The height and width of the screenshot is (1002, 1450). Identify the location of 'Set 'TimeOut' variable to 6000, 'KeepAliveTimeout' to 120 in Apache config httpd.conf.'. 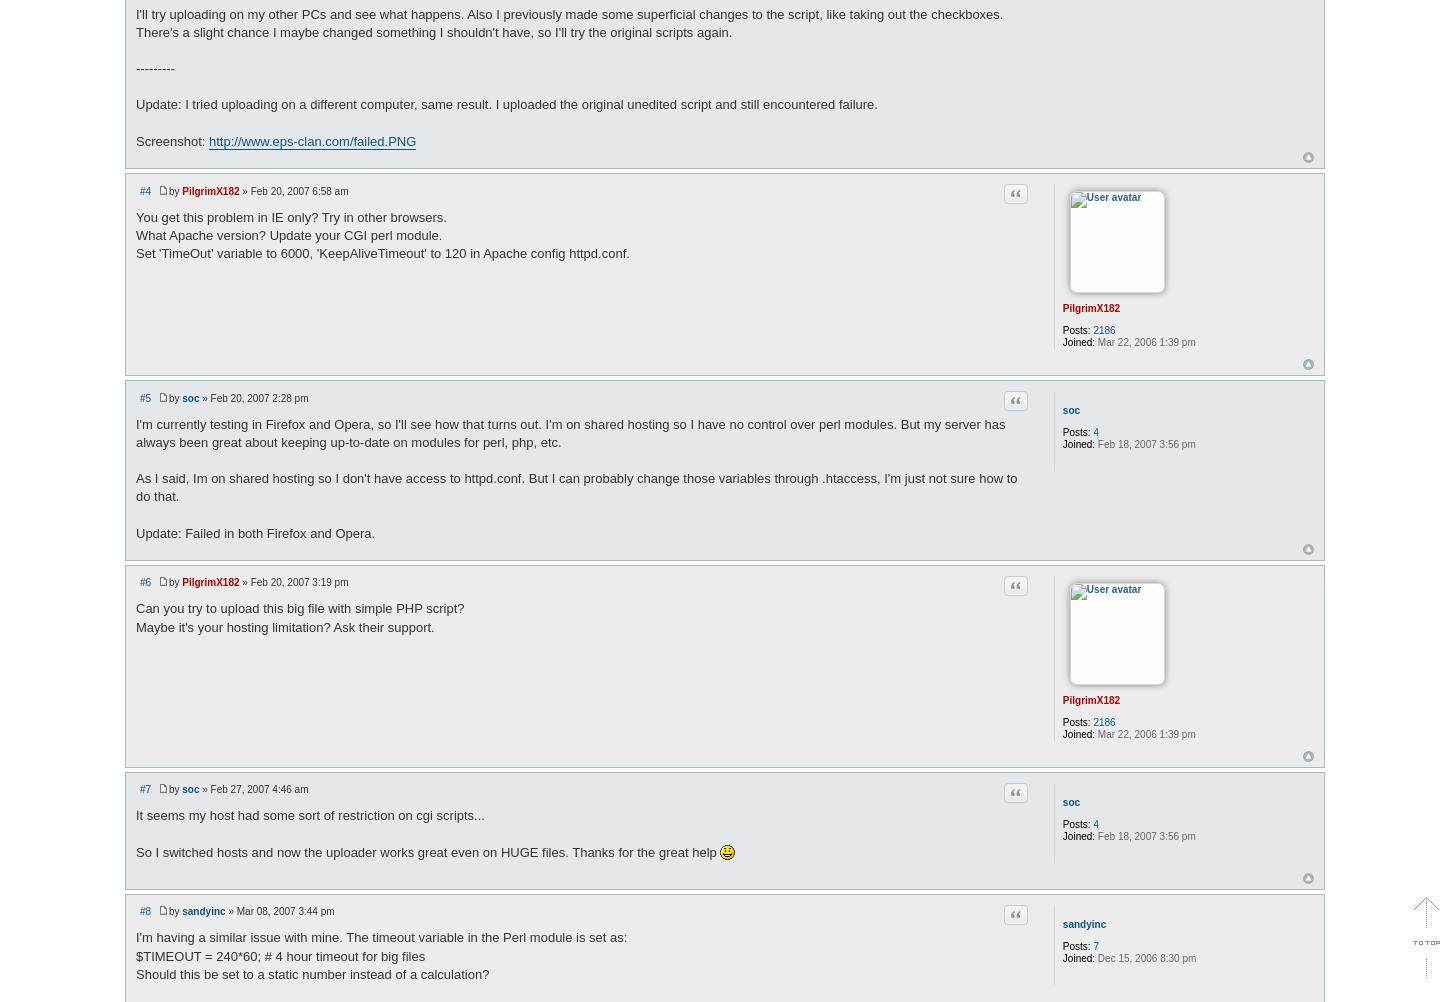
(381, 251).